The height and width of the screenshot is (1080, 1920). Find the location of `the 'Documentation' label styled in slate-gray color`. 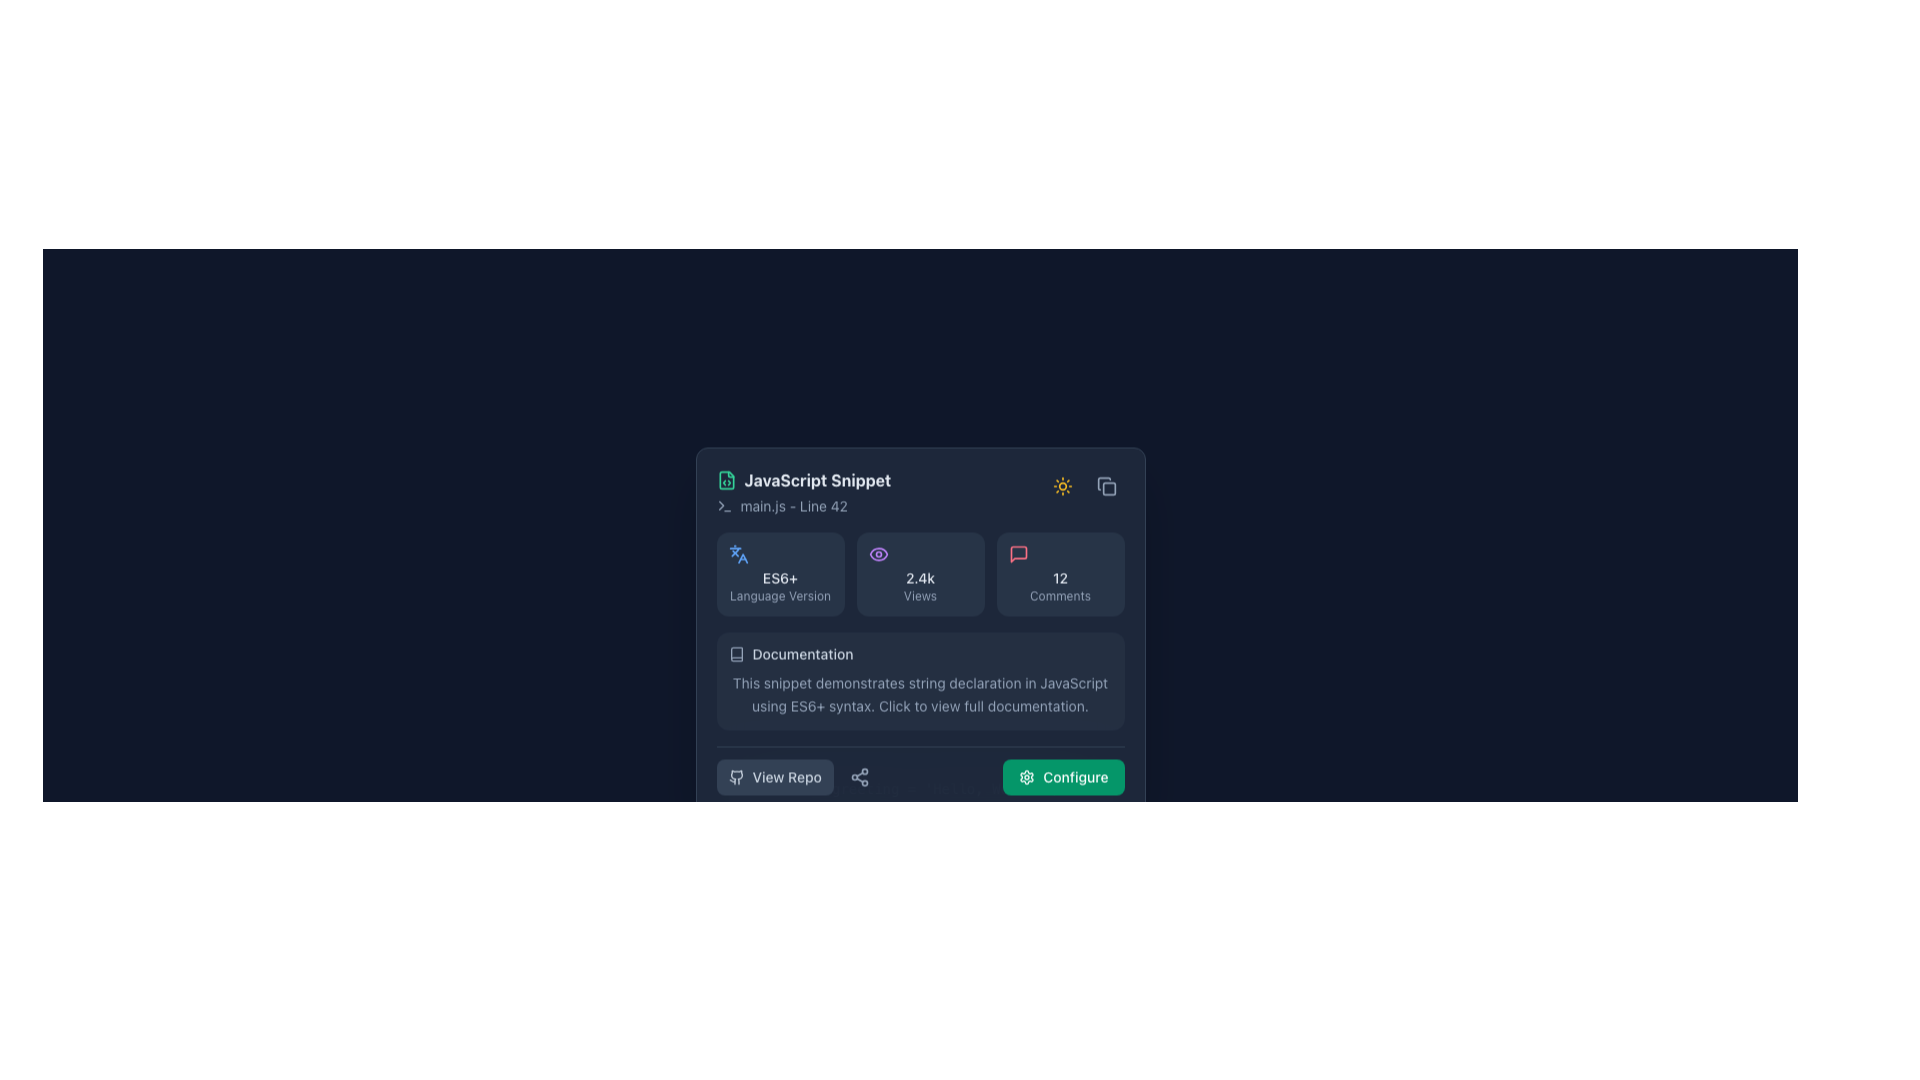

the 'Documentation' label styled in slate-gray color is located at coordinates (802, 654).